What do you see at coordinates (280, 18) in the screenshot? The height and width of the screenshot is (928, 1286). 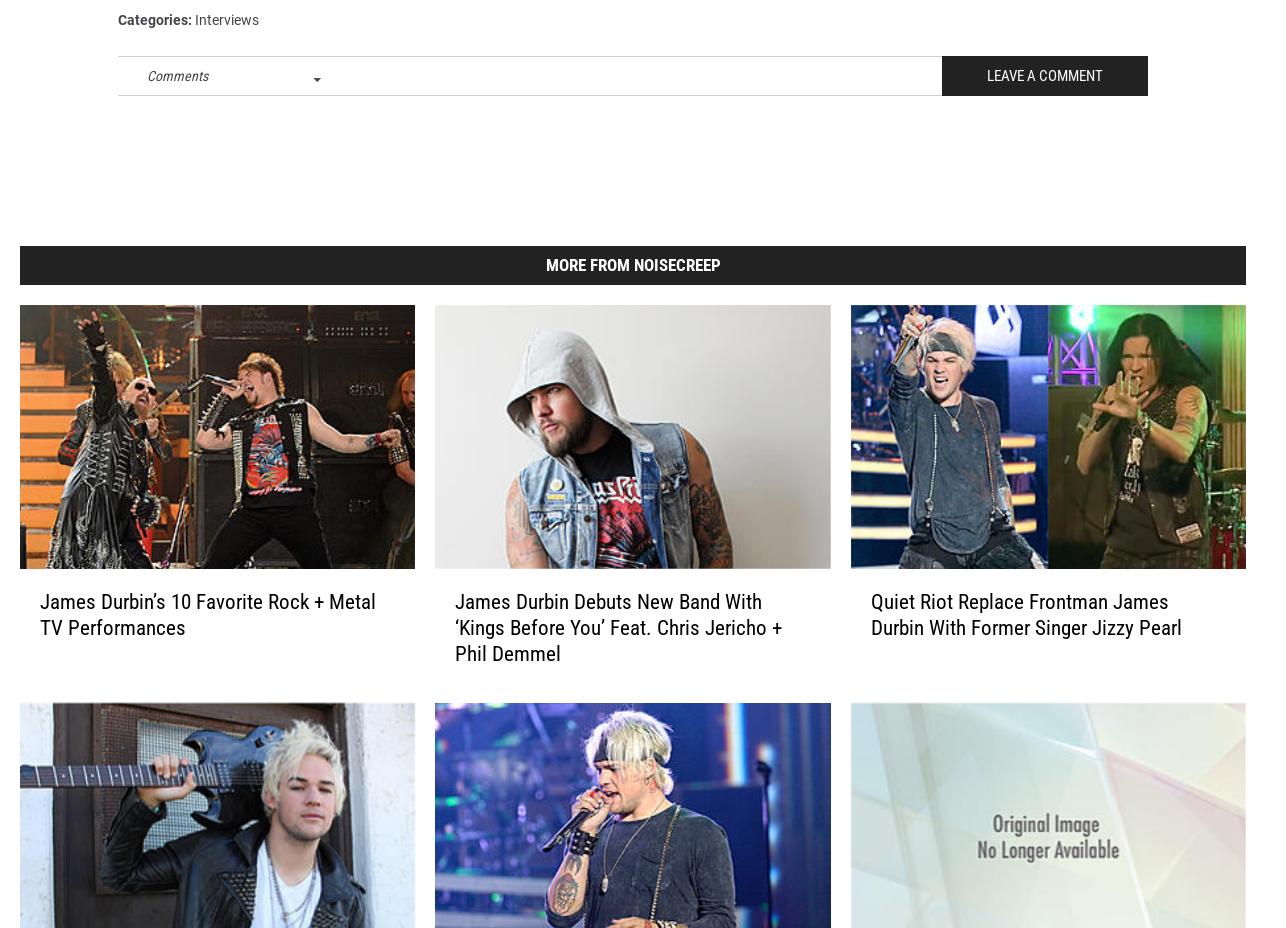 I see `','` at bounding box center [280, 18].